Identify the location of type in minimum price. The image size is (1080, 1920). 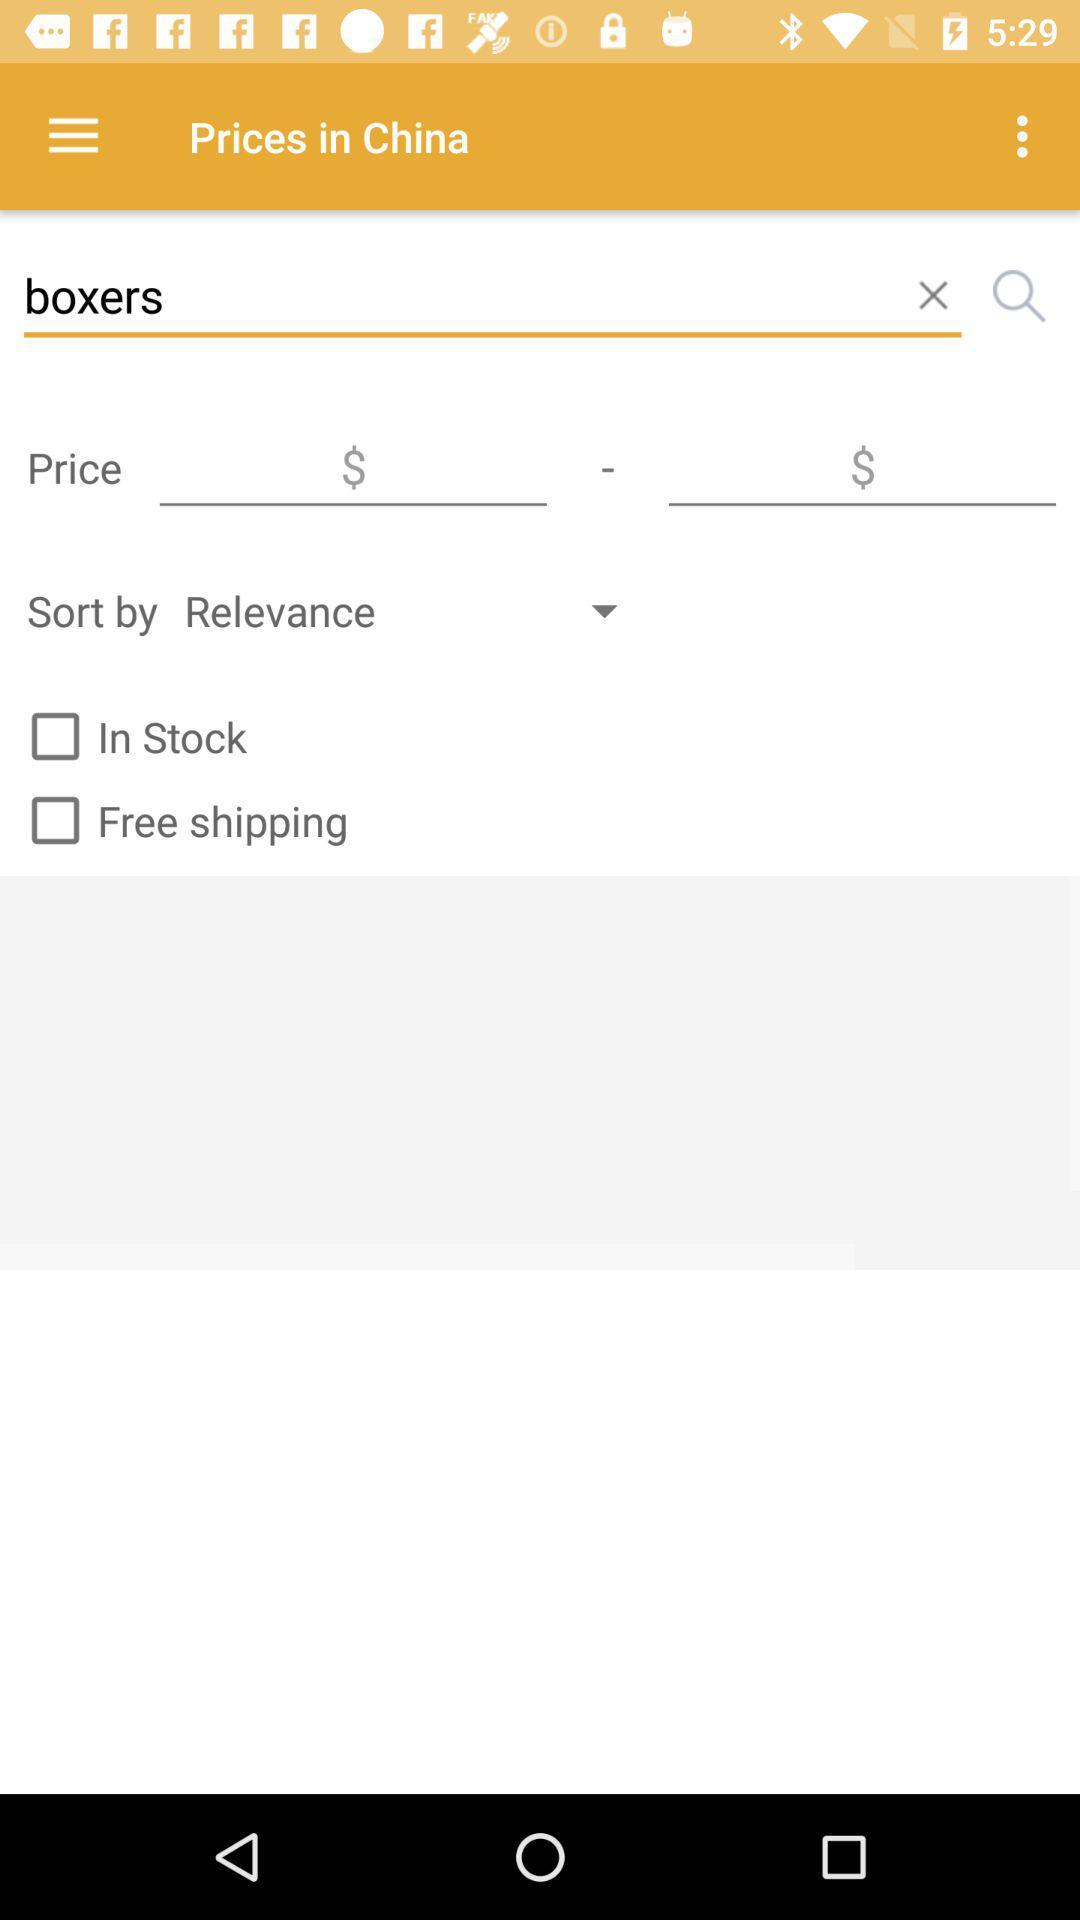
(352, 466).